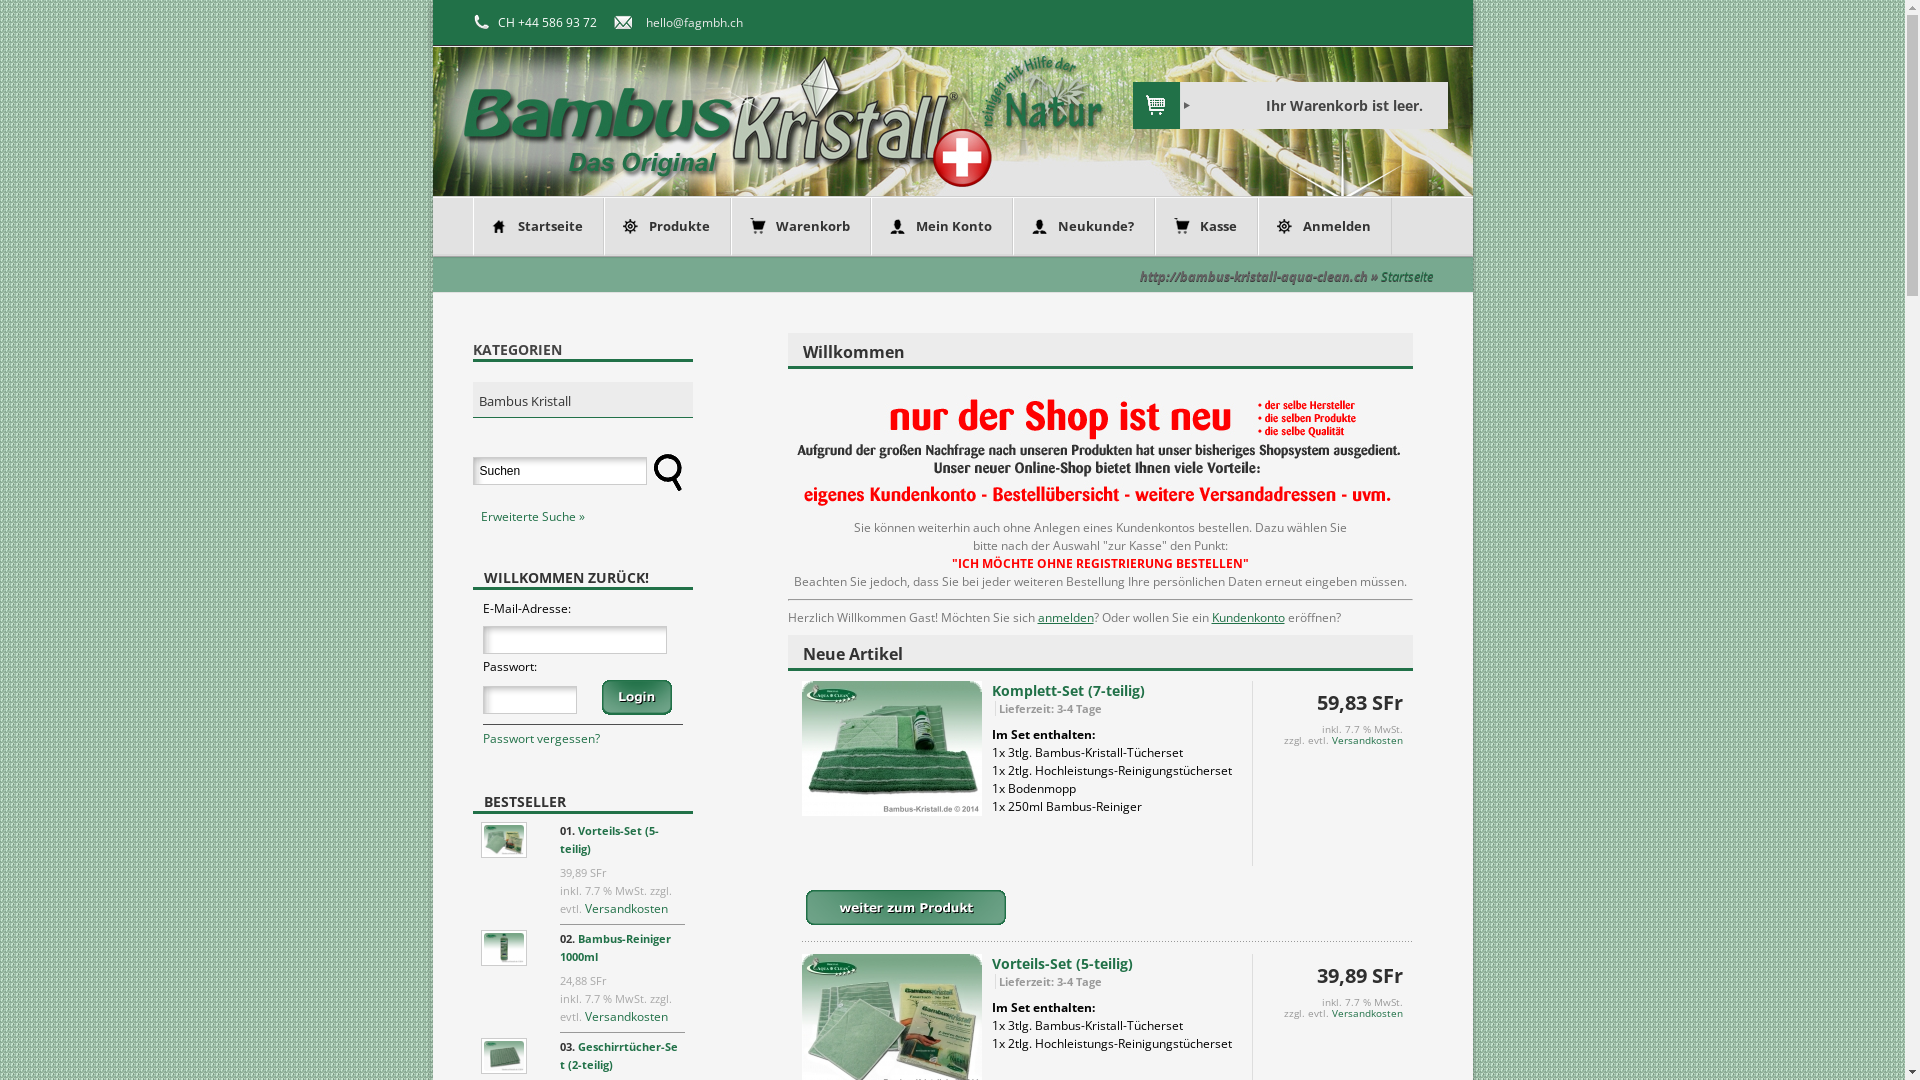  I want to click on 'Bambus-Reiniger 1000ml', so click(560, 946).